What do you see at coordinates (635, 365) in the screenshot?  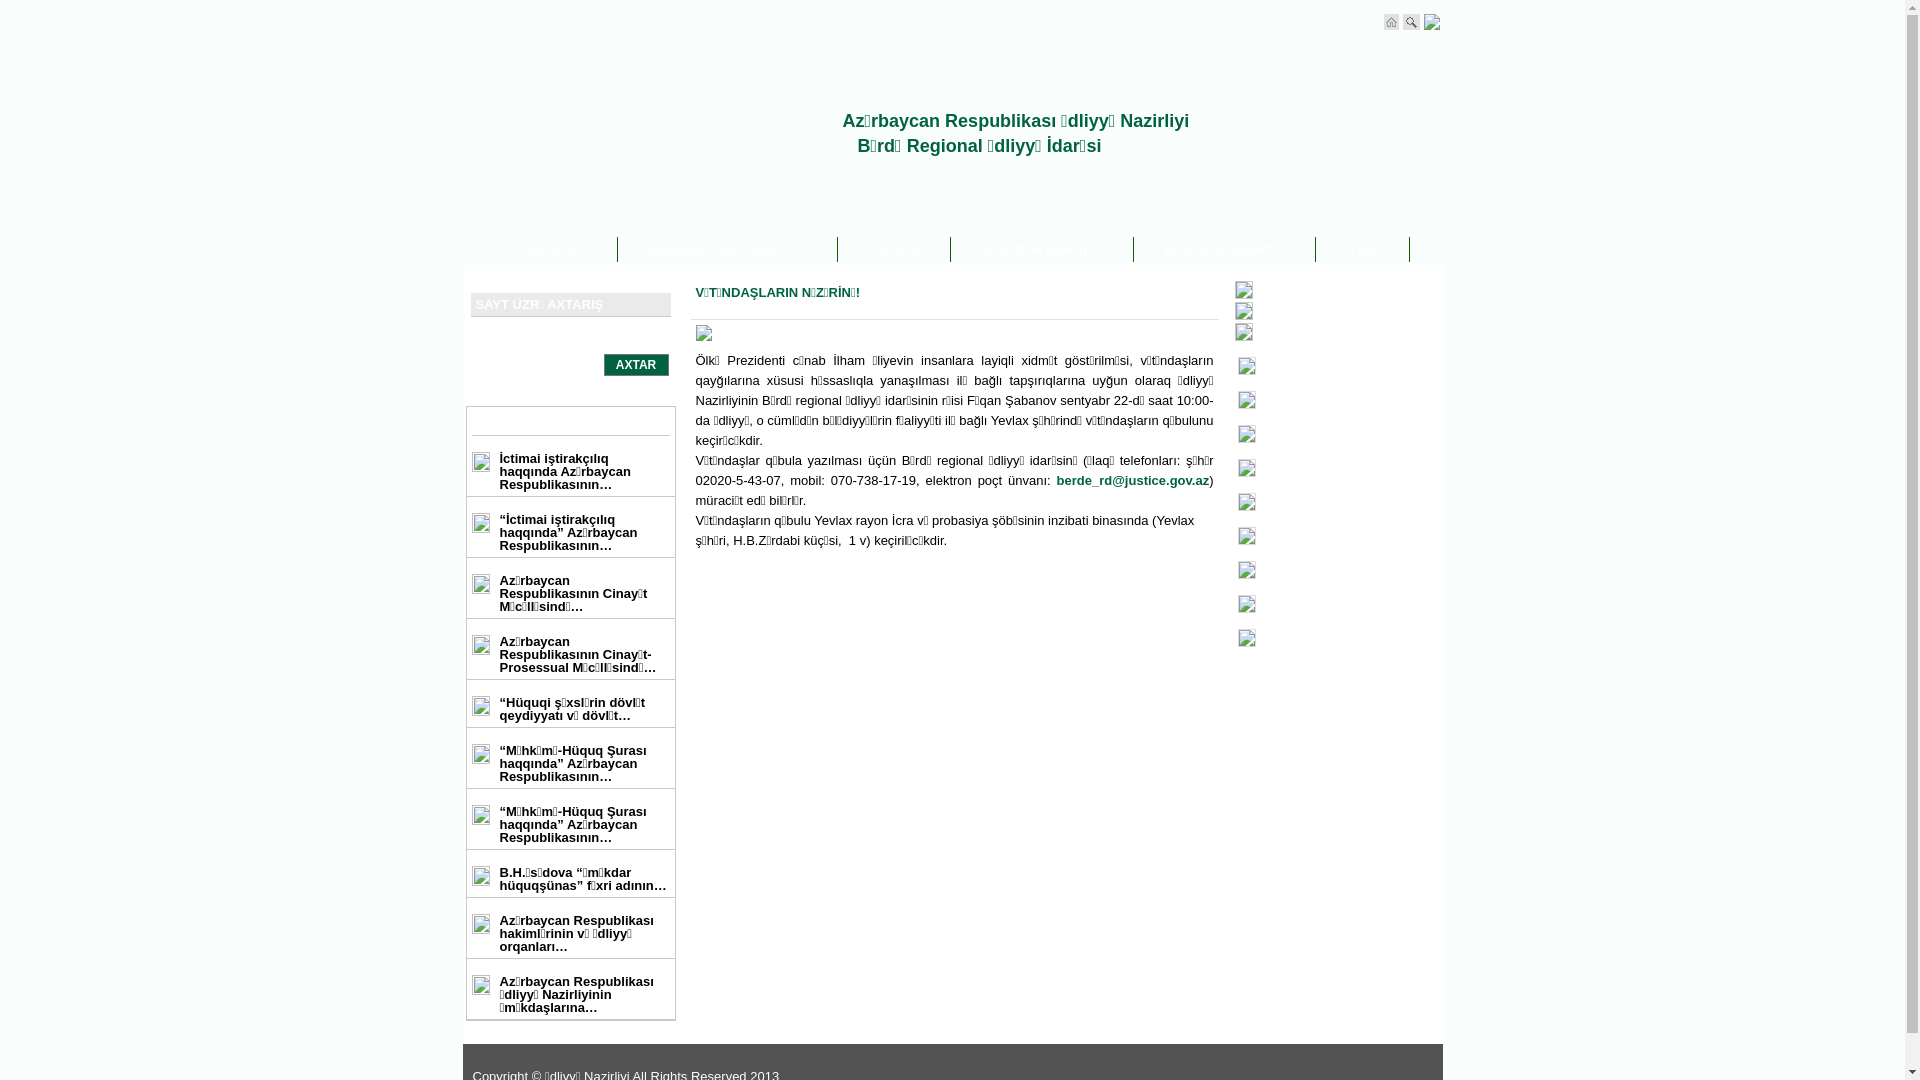 I see `'AXTAR'` at bounding box center [635, 365].